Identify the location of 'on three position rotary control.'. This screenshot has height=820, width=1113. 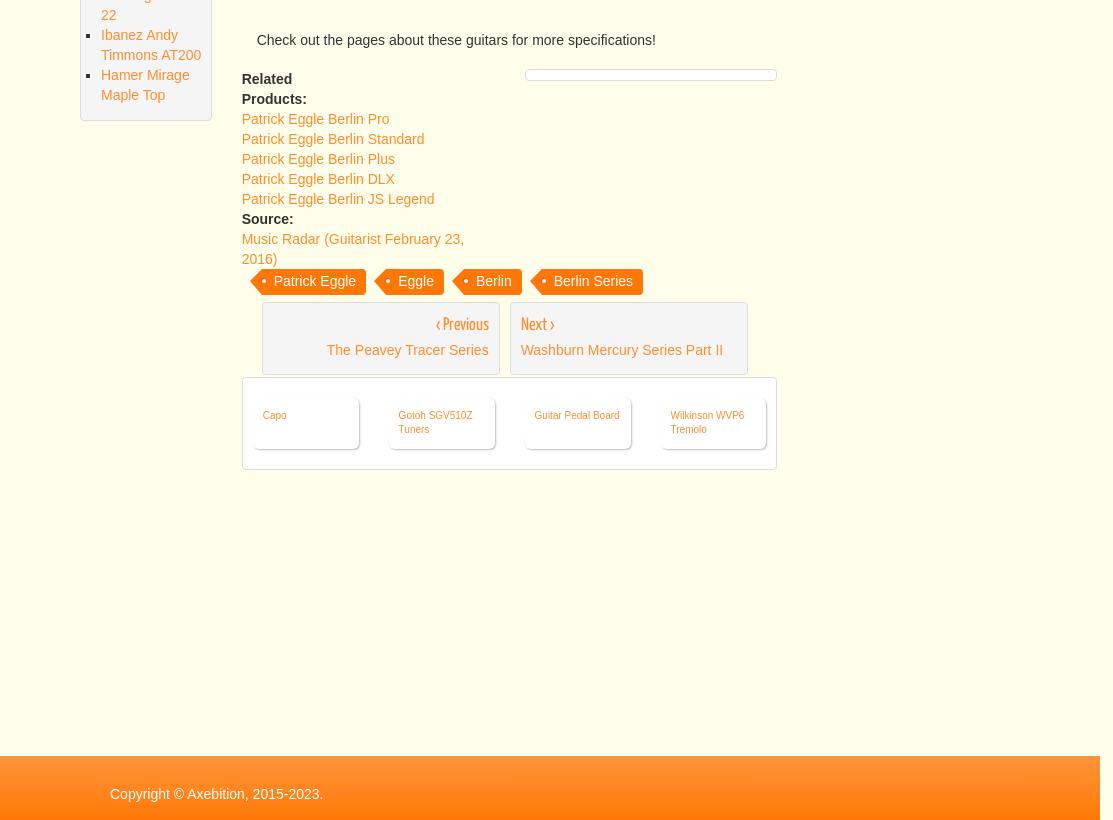
(441, 17).